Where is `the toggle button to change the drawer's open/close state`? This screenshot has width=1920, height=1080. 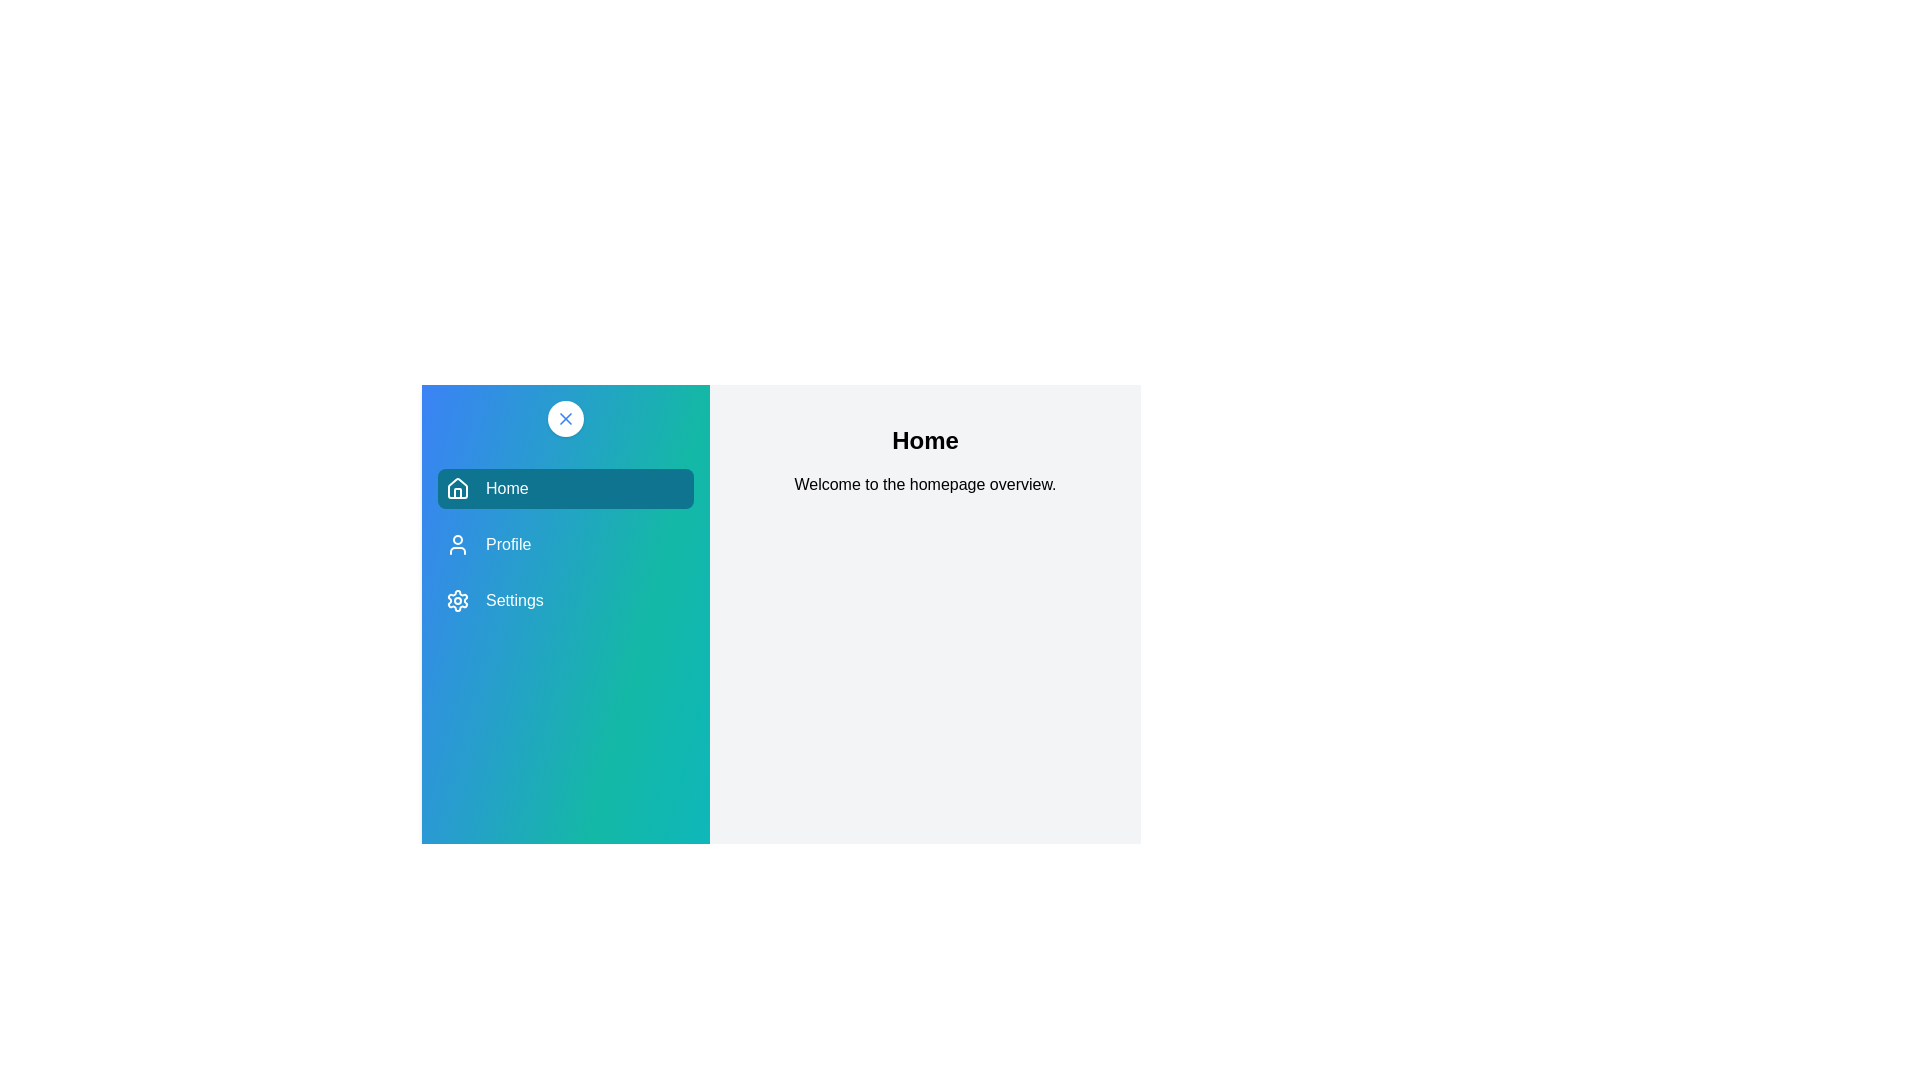
the toggle button to change the drawer's open/close state is located at coordinates (565, 418).